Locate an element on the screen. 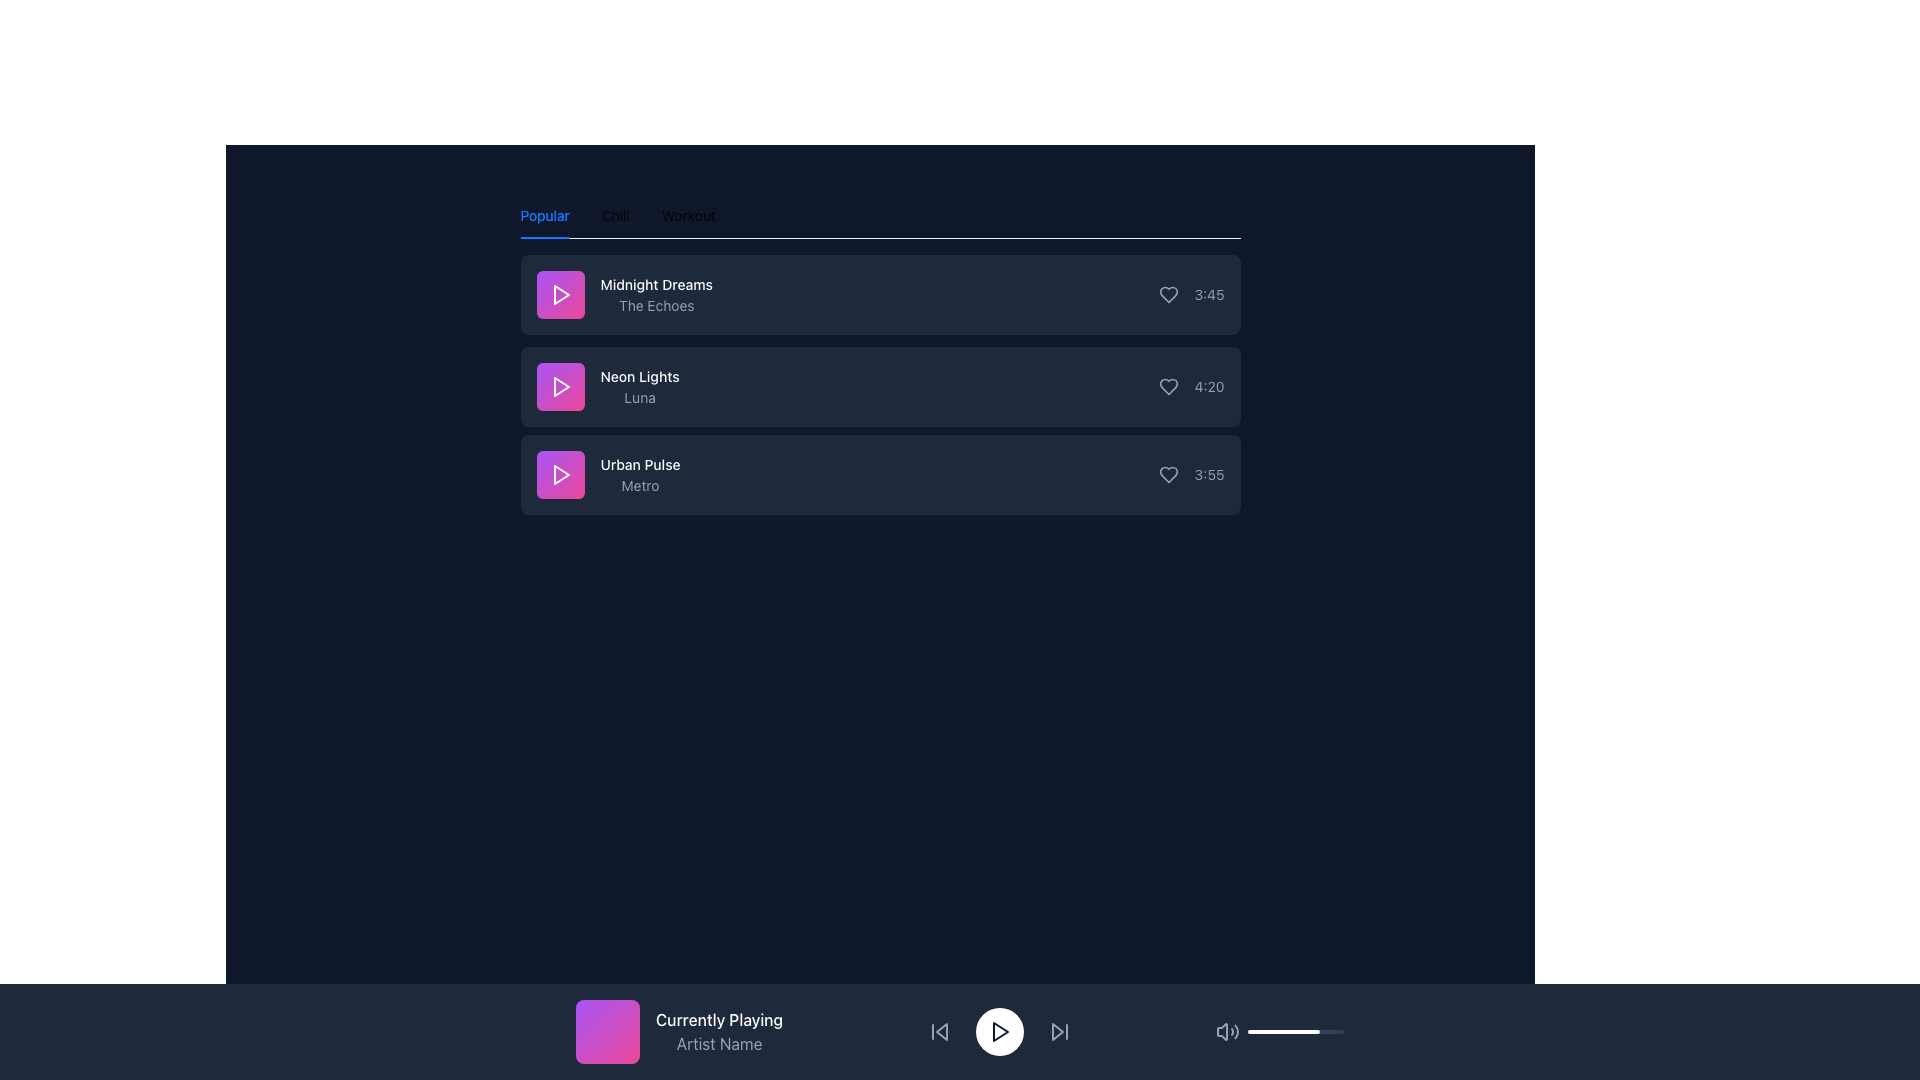  the heart-shaped icon button on the right-hand side of the song list to change its color from slate gray to pink is located at coordinates (1168, 294).